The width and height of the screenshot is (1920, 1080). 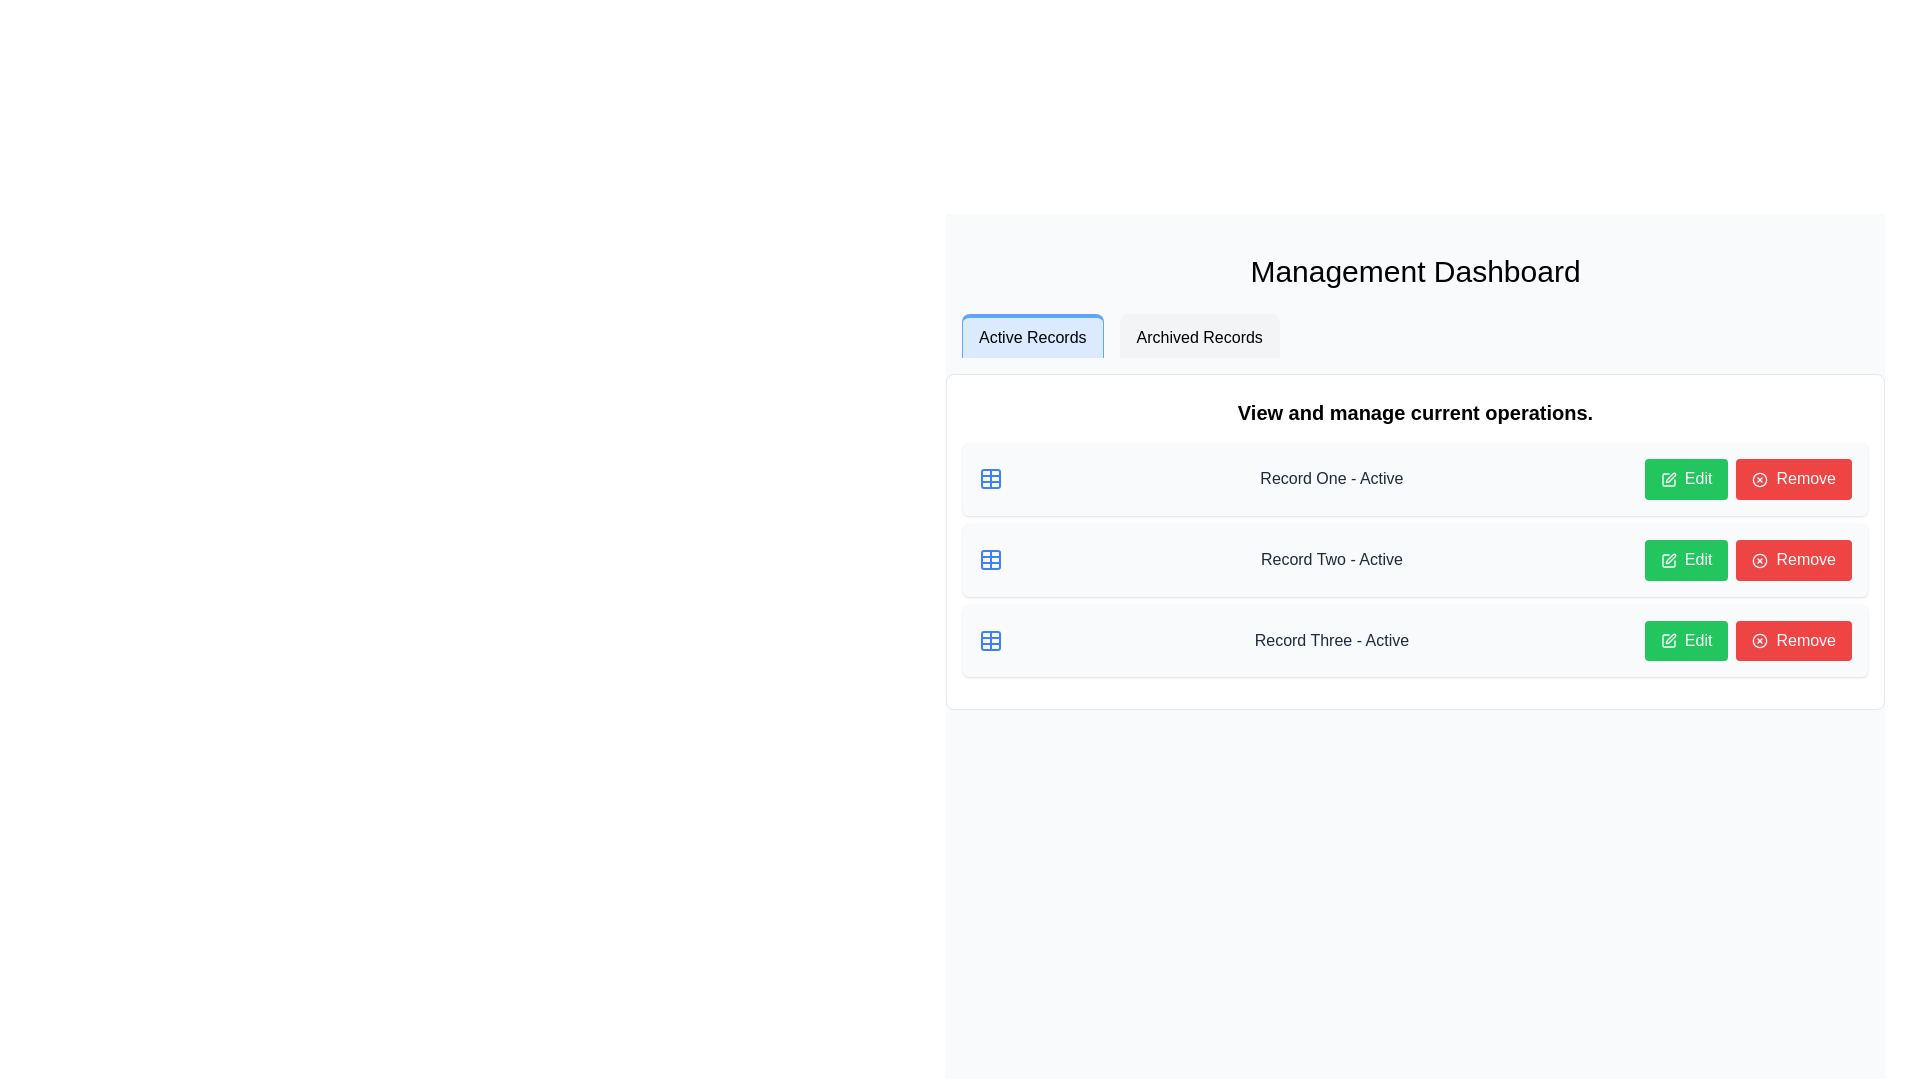 I want to click on the text label indicating the title and status ('Active') in the first row under the 'Active Records' section, which is centrally placed and located to the right of a blue icon, so click(x=1331, y=479).